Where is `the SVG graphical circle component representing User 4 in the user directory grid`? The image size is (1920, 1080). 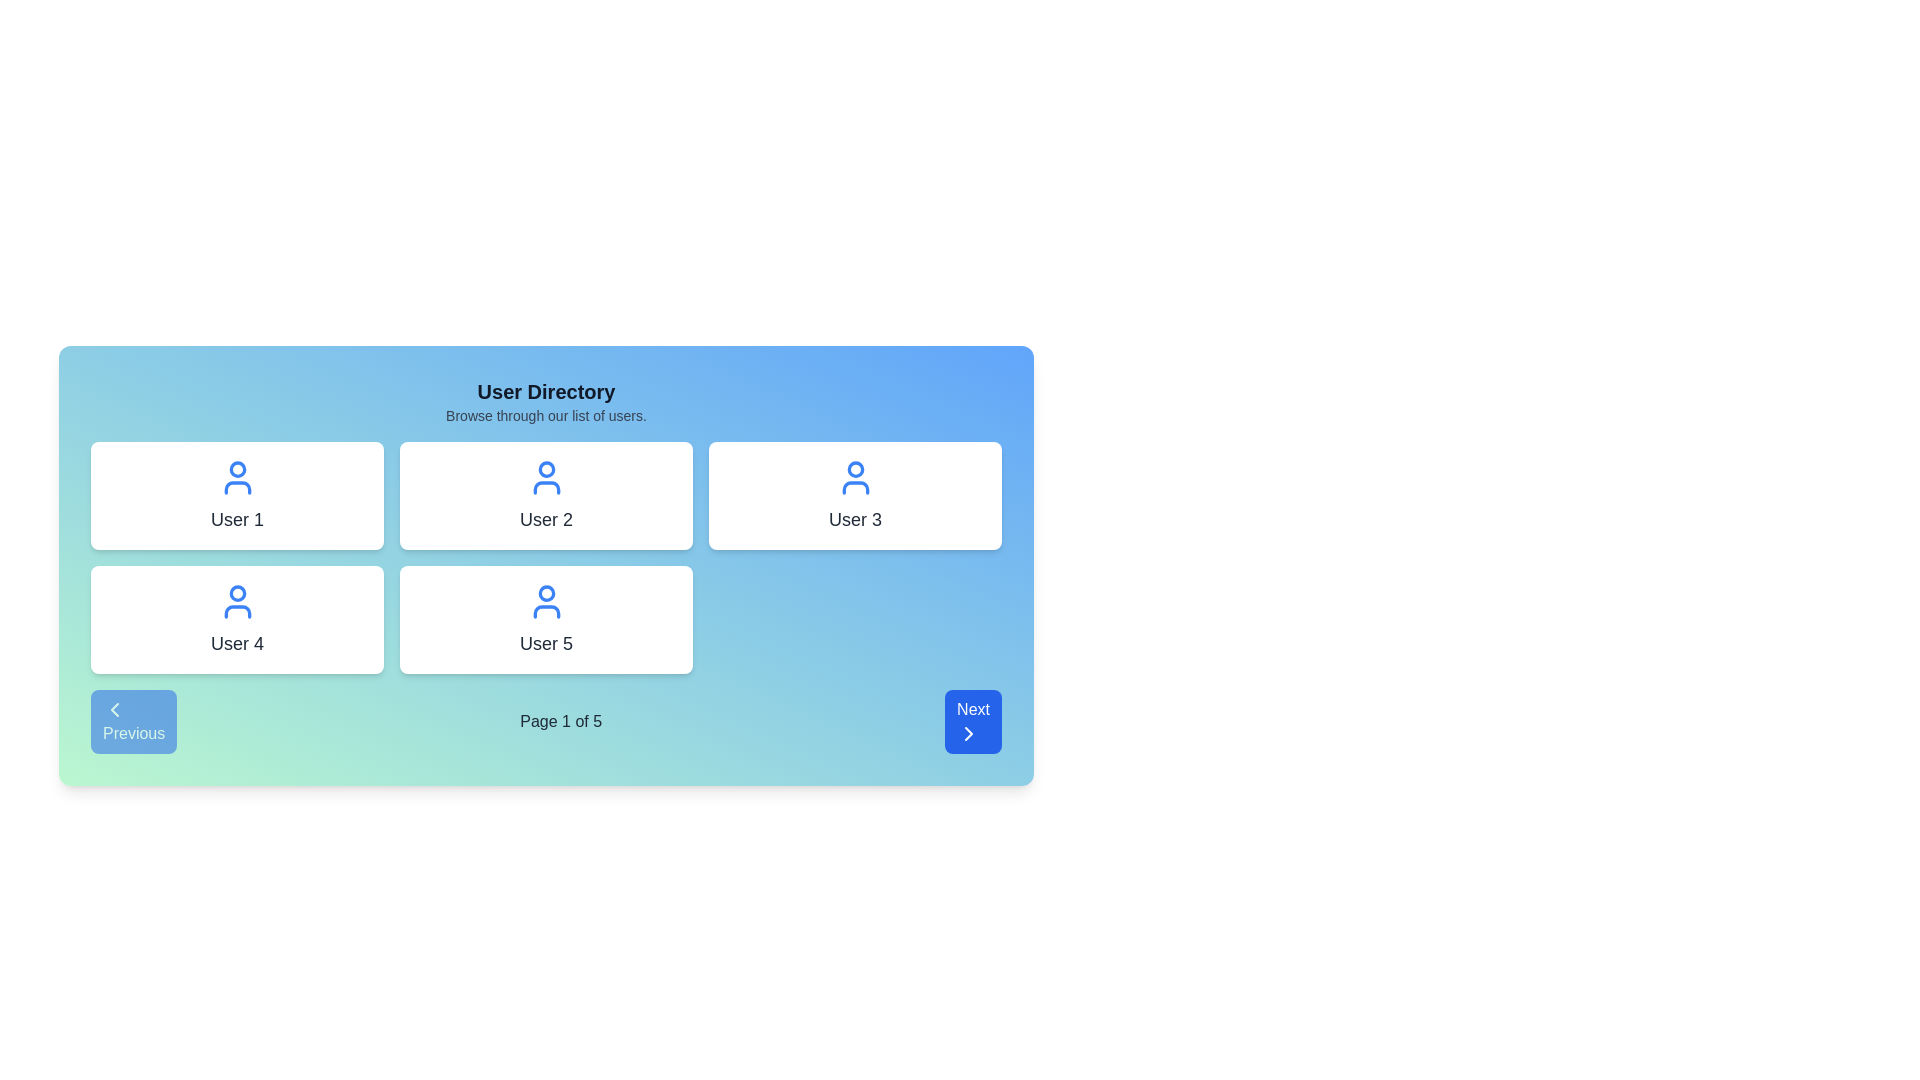
the SVG graphical circle component representing User 4 in the user directory grid is located at coordinates (237, 592).